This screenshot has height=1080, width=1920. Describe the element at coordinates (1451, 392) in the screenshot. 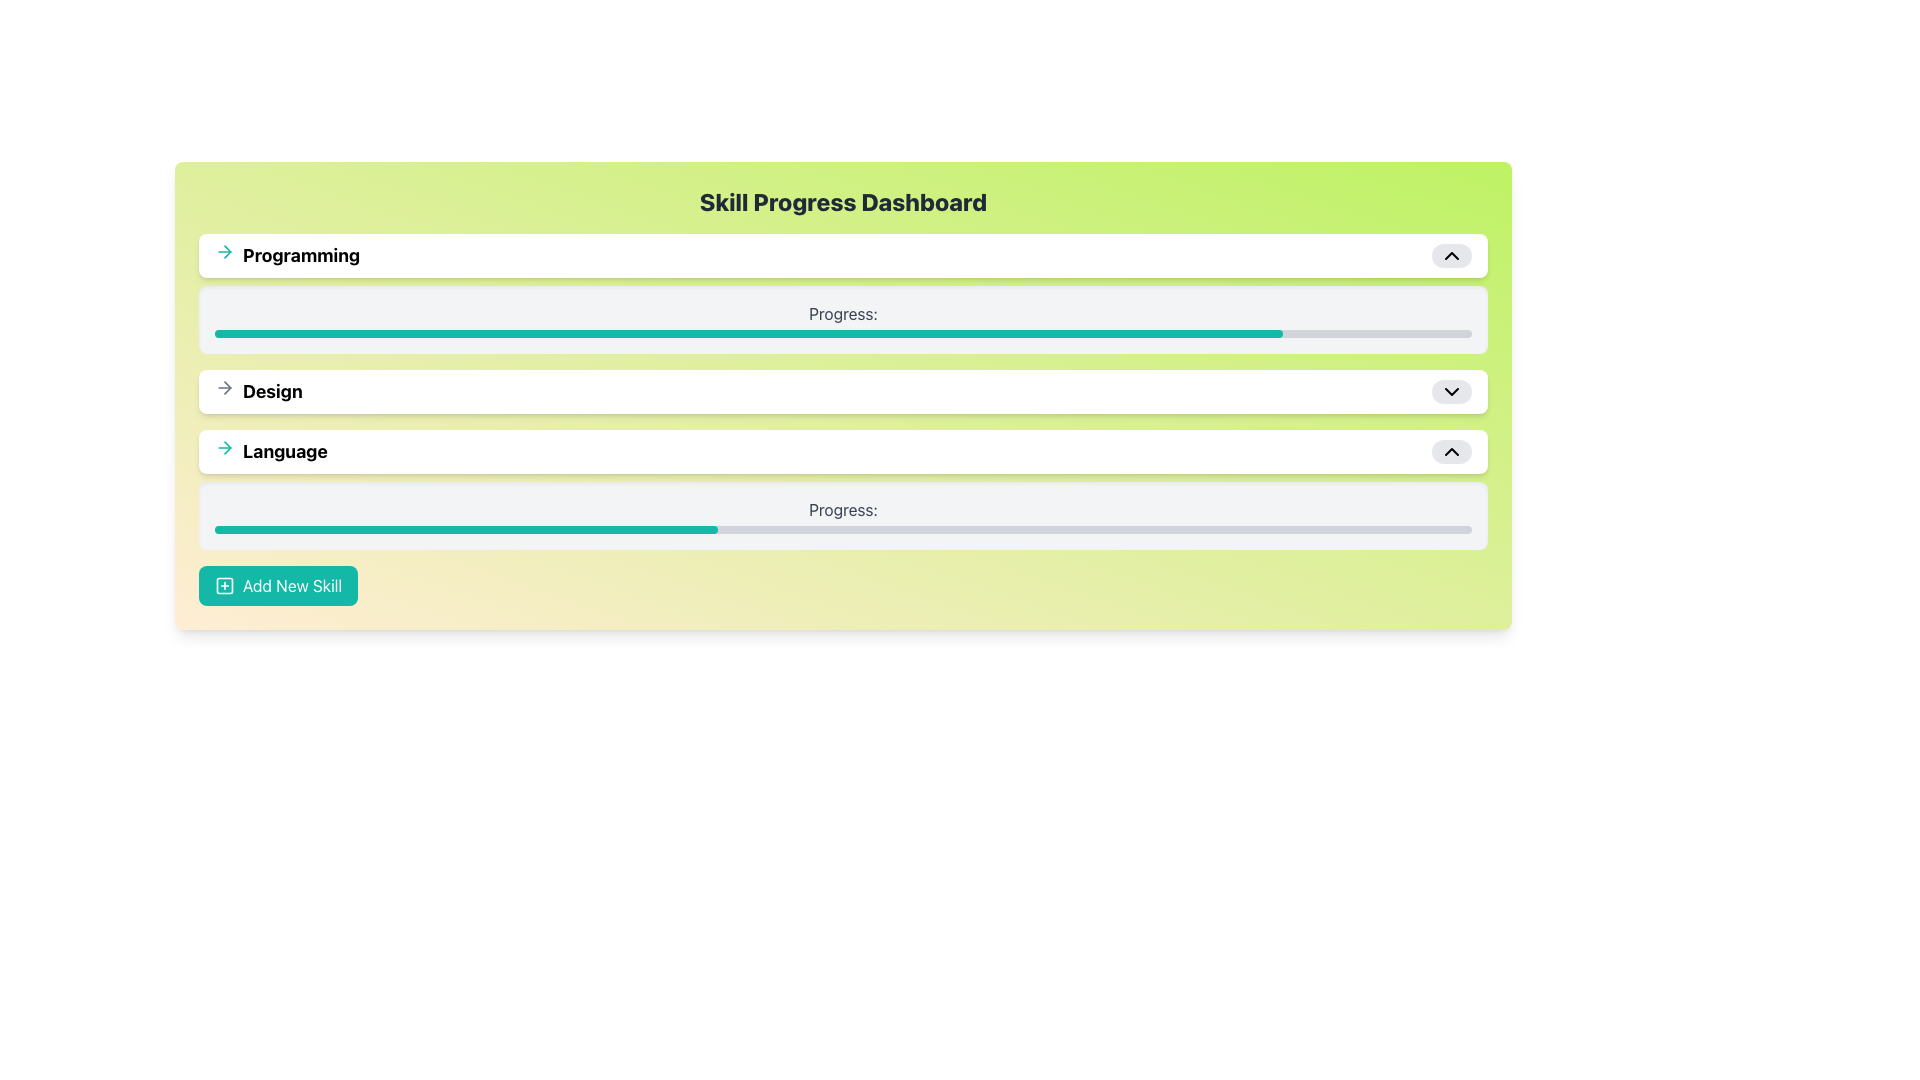

I see `the downward pointing chevron icon with a black outline located within the light gray button in the 'Design' section of the Skill Progress Dashboard` at that location.